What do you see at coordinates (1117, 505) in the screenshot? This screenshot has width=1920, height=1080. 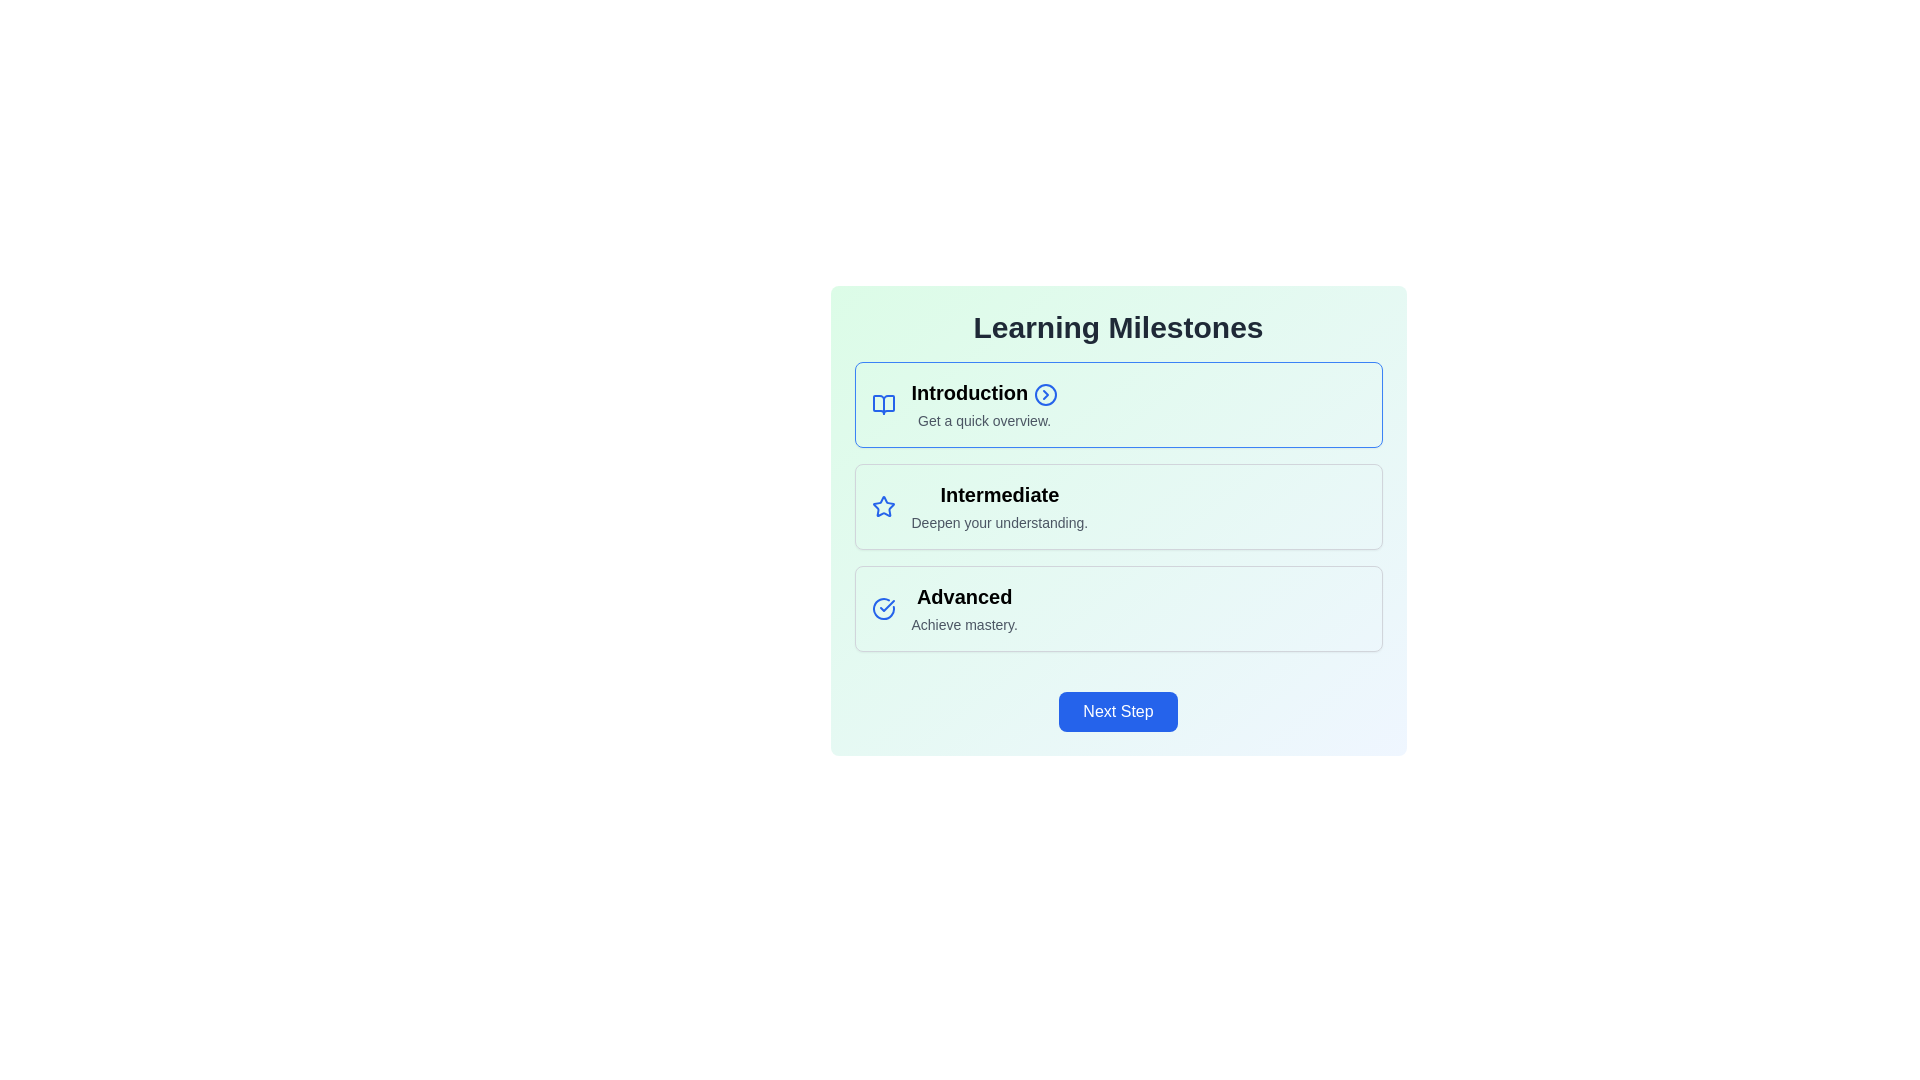 I see `the selectable list item named 'Intermediate' in the learning milestones, which is centrally located in the list as the second milestone` at bounding box center [1117, 505].